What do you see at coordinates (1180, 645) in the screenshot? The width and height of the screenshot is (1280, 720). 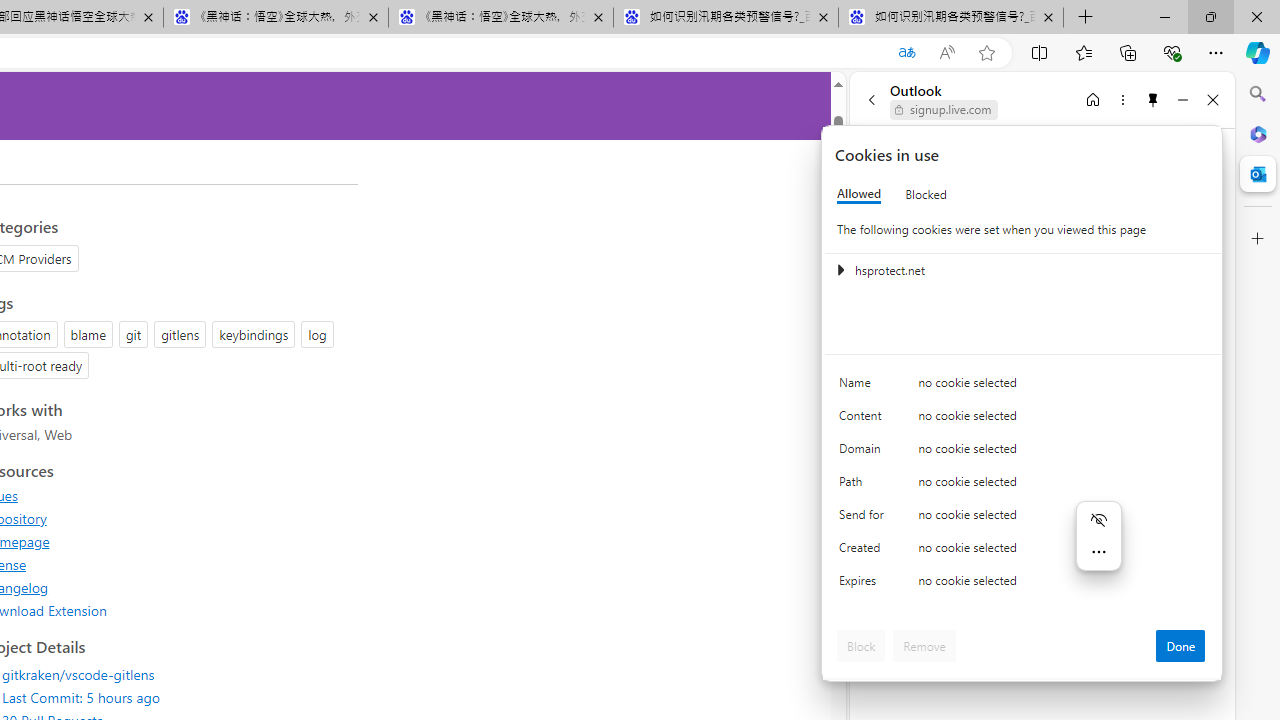 I see `'Done'` at bounding box center [1180, 645].